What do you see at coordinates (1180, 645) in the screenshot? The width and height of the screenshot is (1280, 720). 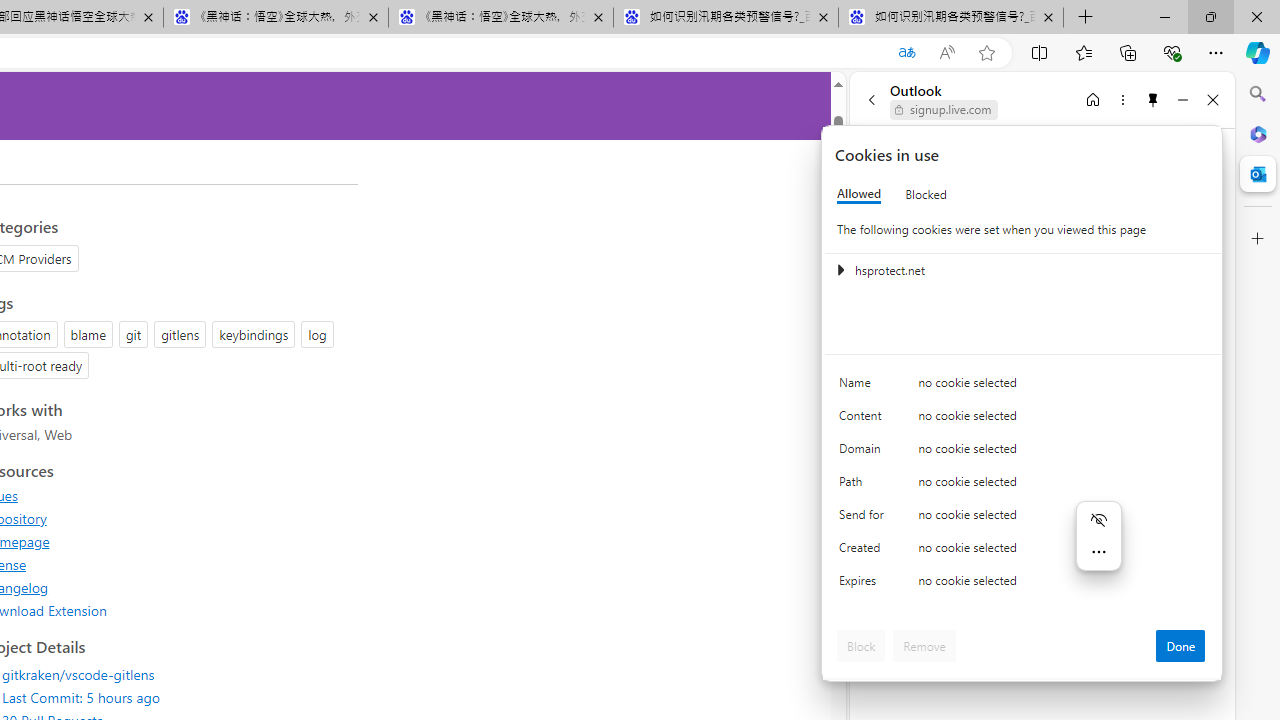 I see `'Done'` at bounding box center [1180, 645].